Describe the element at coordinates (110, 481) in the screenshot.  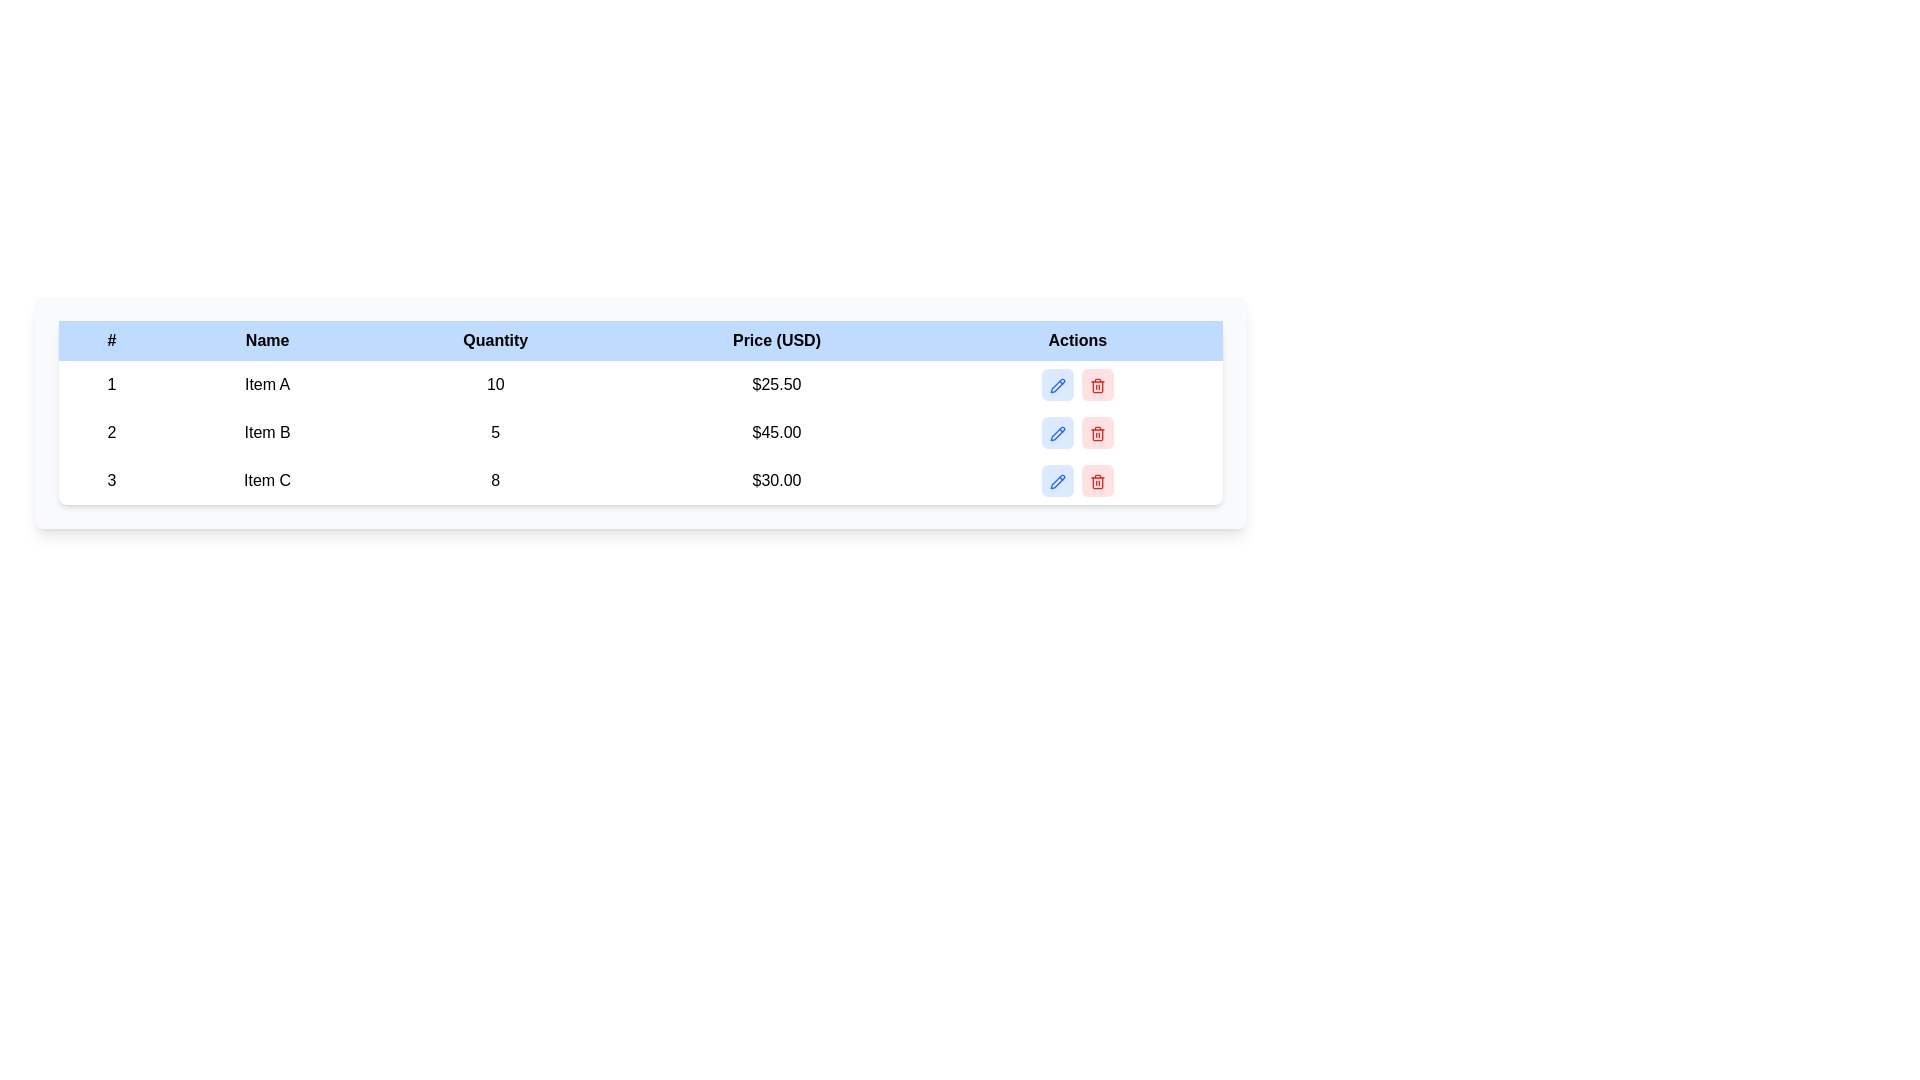
I see `the text display indicating the index number of the third entry ('Item C') in the table, located at the bottom-left of the table` at that location.